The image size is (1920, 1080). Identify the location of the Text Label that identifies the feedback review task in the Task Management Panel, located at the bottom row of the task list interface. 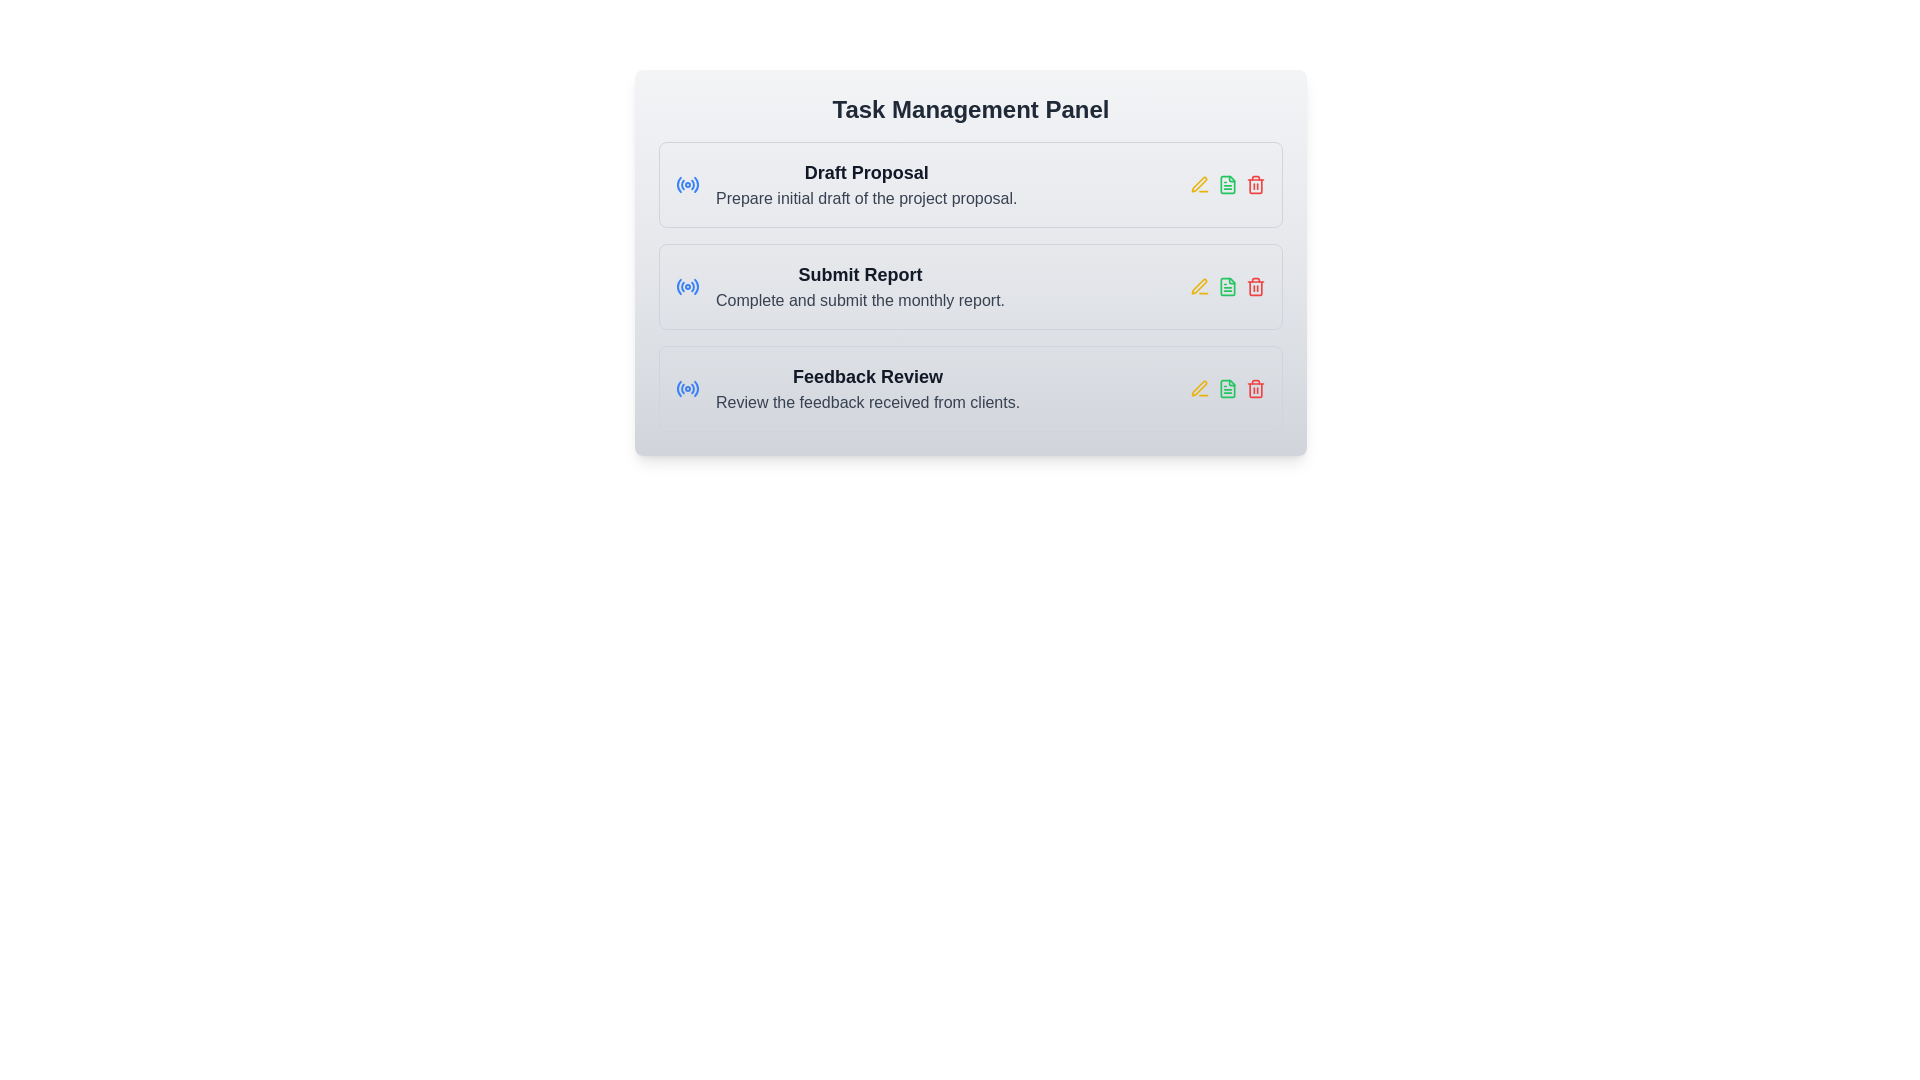
(868, 377).